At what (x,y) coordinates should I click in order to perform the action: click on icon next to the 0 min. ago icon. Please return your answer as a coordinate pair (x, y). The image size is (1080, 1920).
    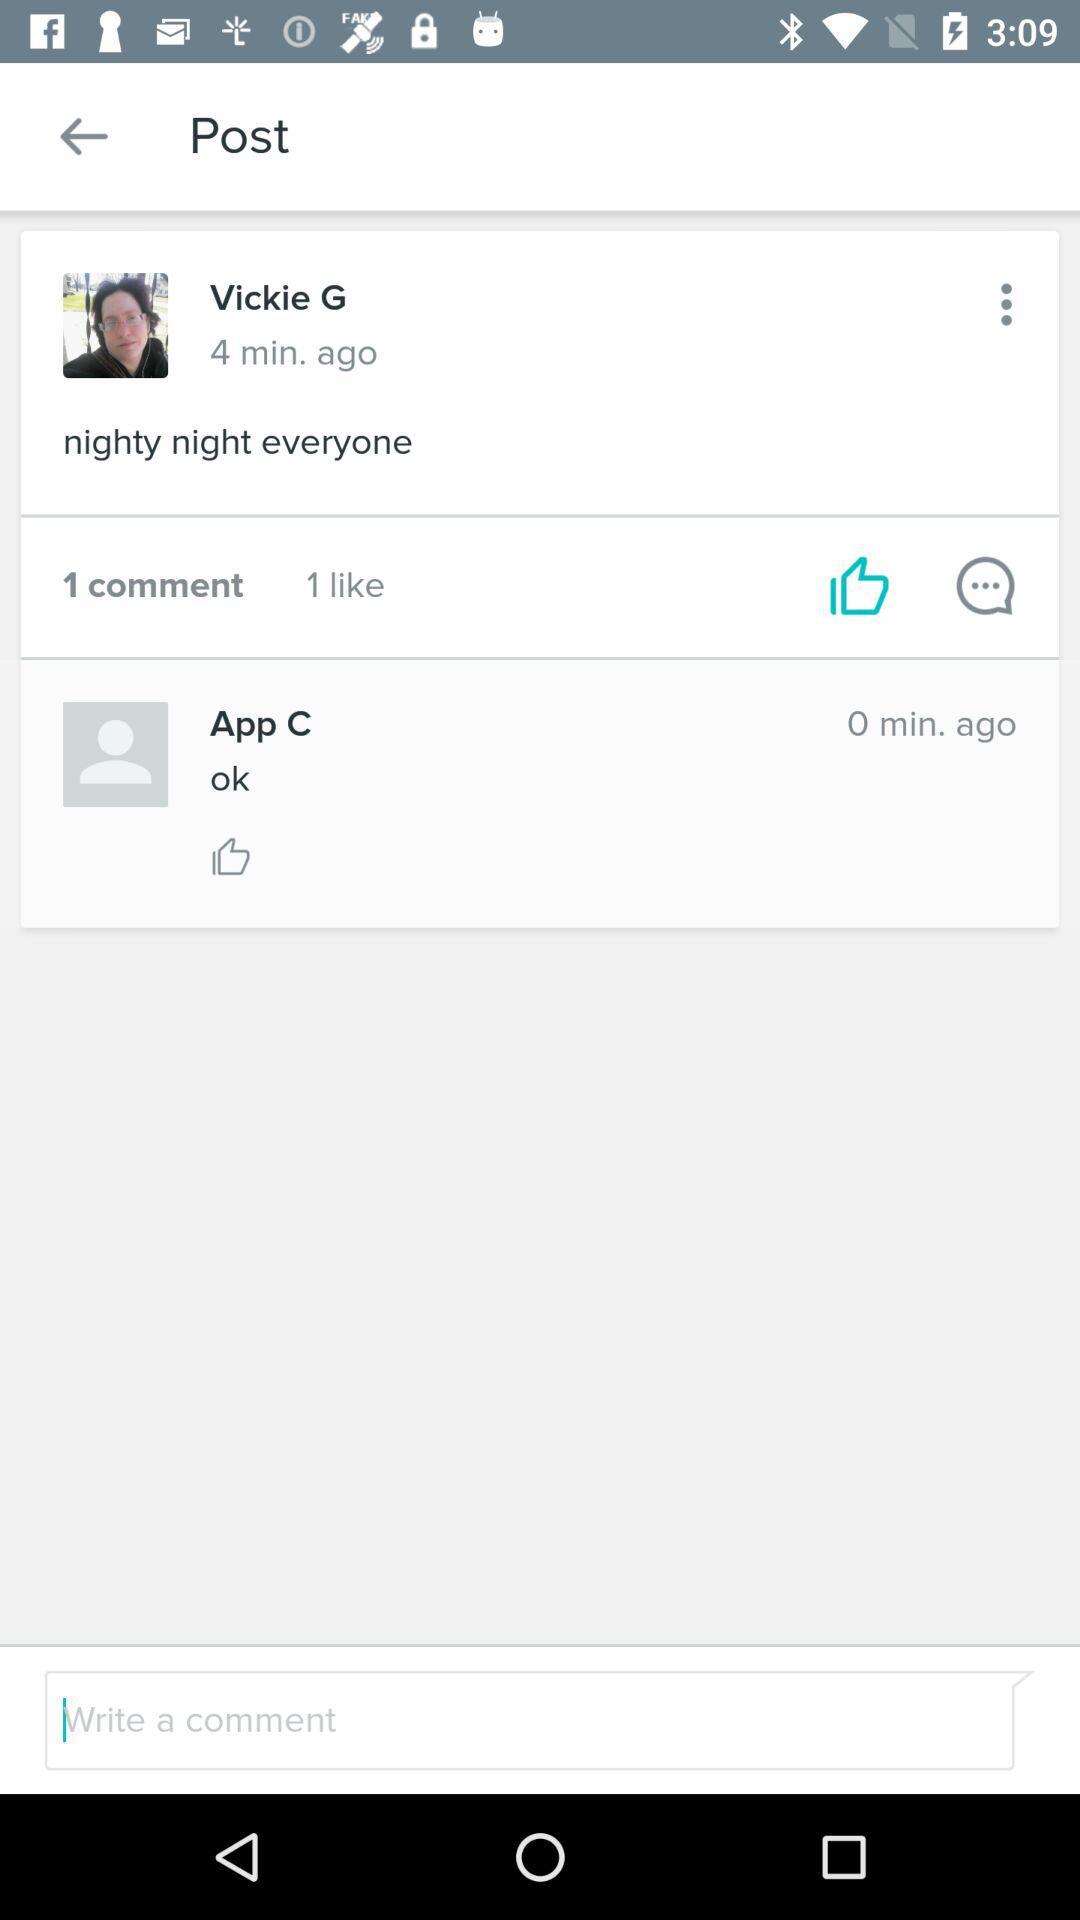
    Looking at the image, I should click on (506, 723).